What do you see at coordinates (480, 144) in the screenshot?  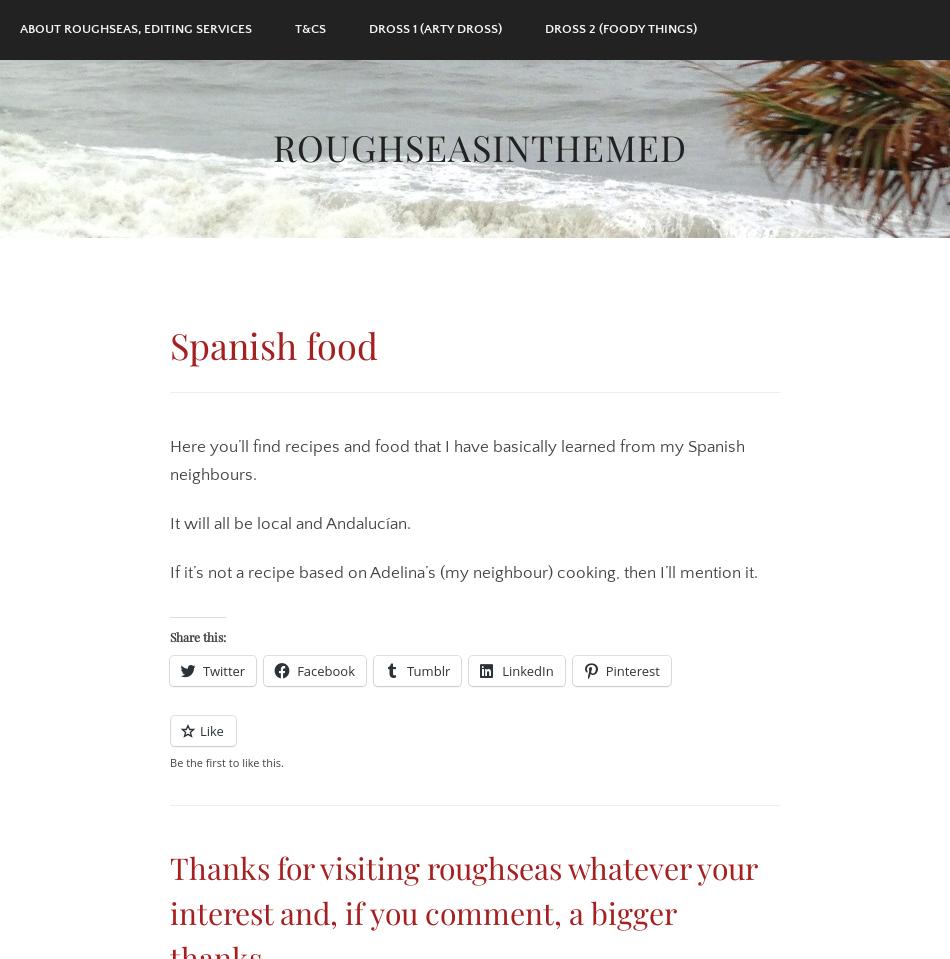 I see `'roughseasinthemed'` at bounding box center [480, 144].